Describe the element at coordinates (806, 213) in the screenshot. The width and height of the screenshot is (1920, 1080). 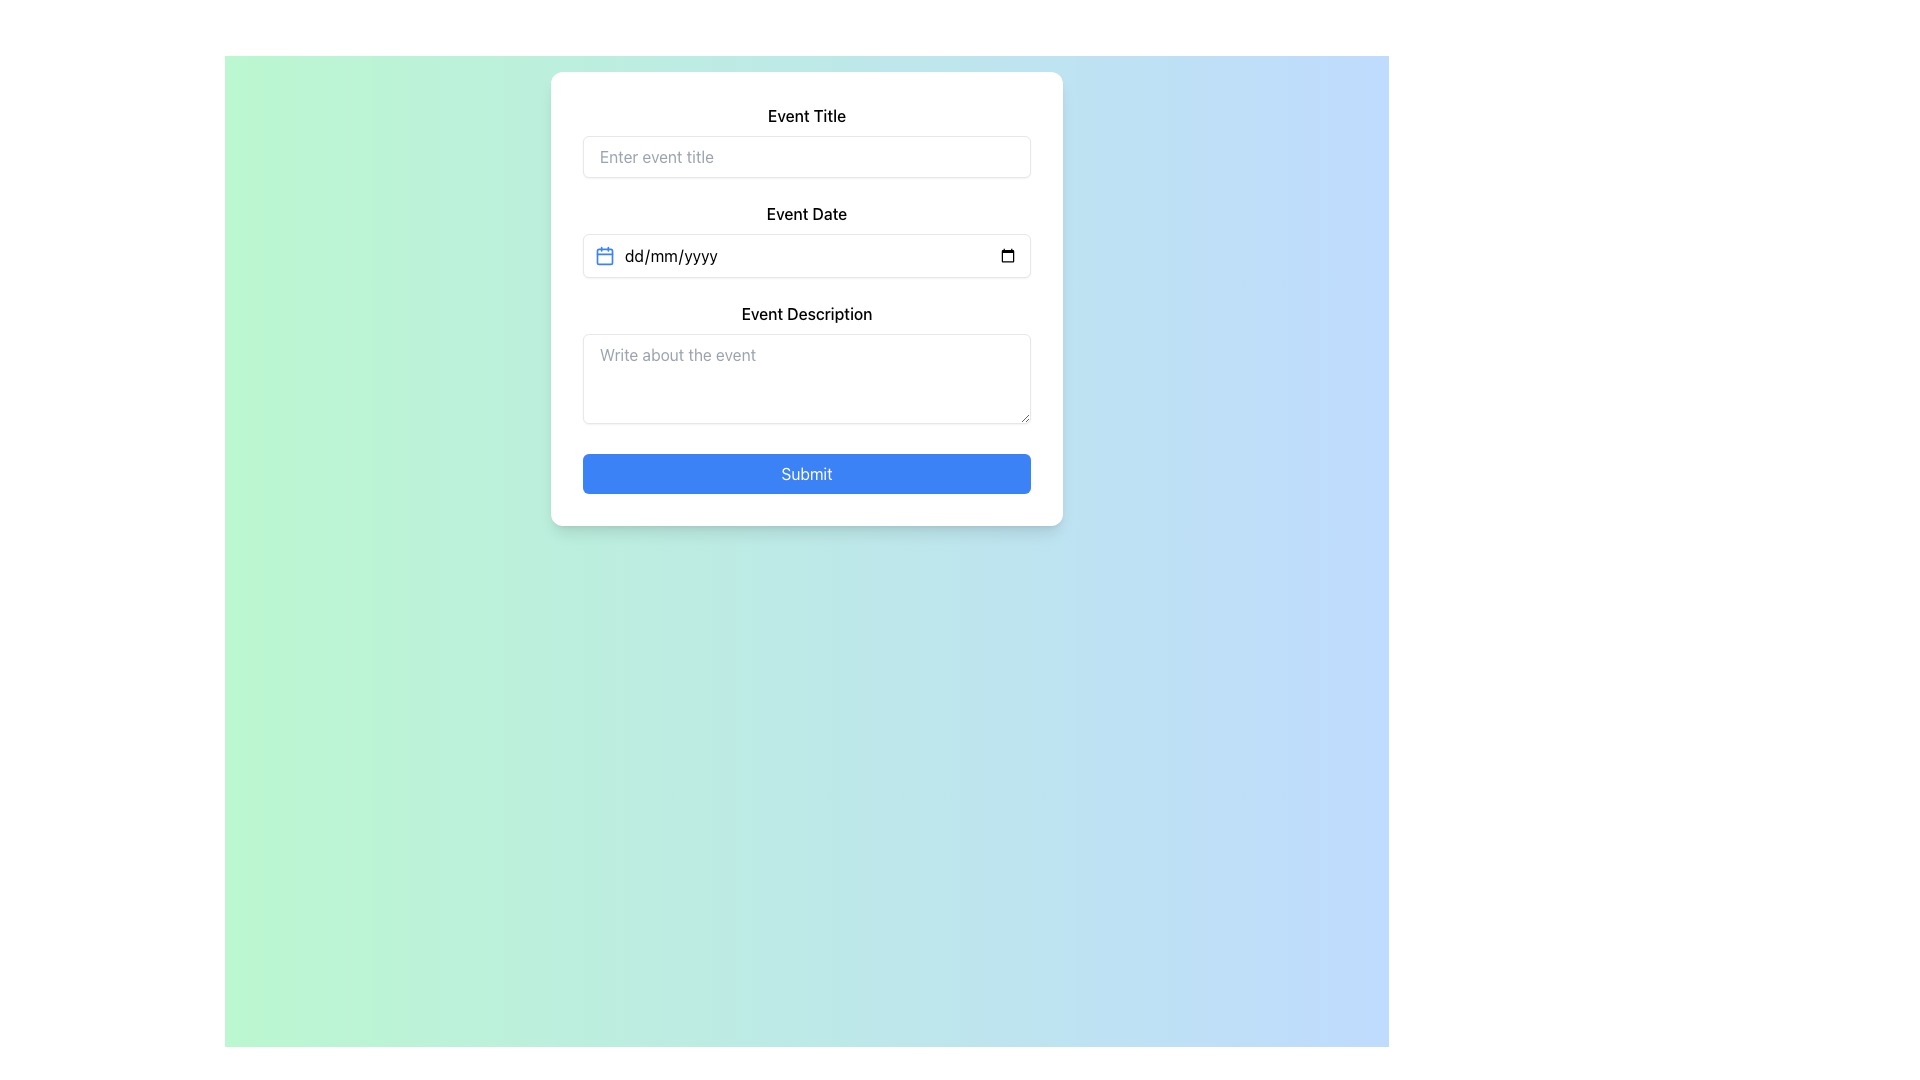
I see `the 'Event Date' static text label, which is styled in a medium-sized, bold font and located above the date input field in a card-like form interface` at that location.